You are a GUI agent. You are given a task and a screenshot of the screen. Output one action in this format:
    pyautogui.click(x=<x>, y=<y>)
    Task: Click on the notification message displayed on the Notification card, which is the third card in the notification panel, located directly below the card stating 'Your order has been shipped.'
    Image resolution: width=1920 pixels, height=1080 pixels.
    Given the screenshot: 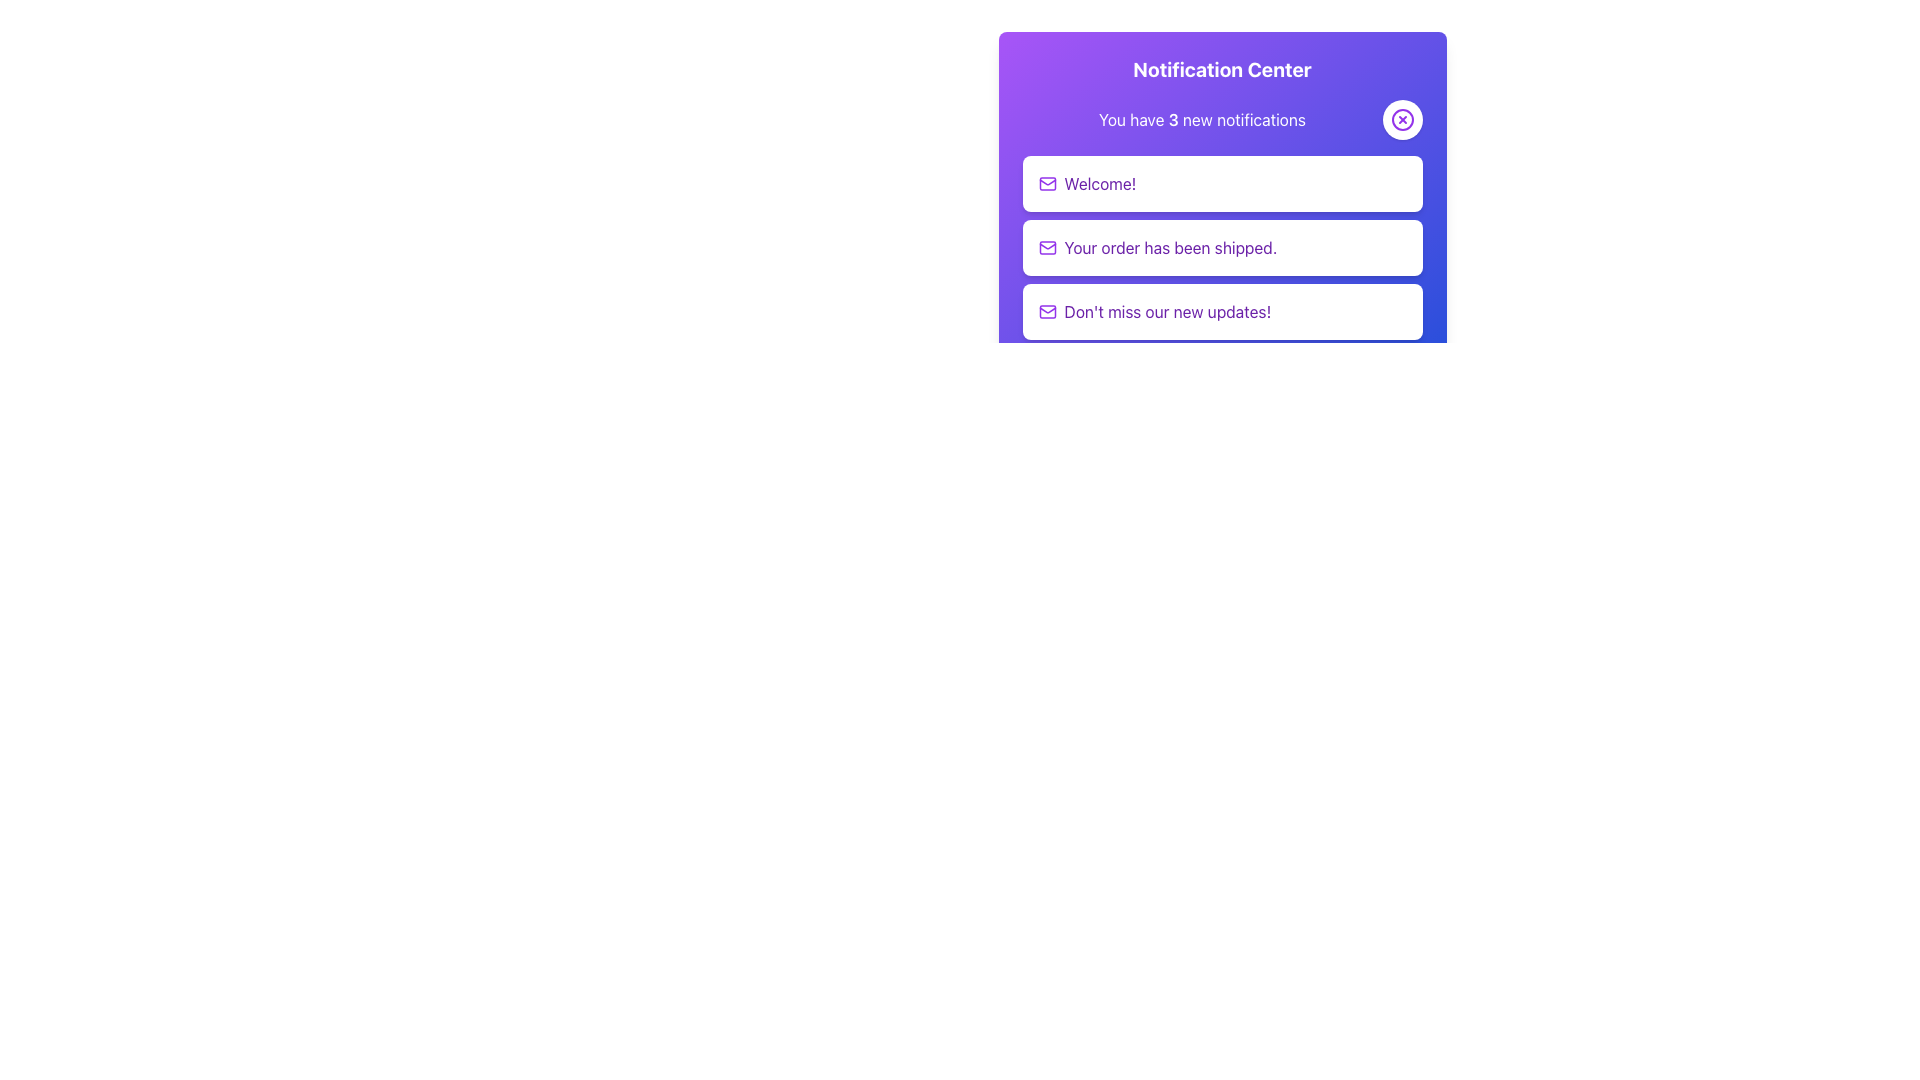 What is the action you would take?
    pyautogui.click(x=1221, y=312)
    